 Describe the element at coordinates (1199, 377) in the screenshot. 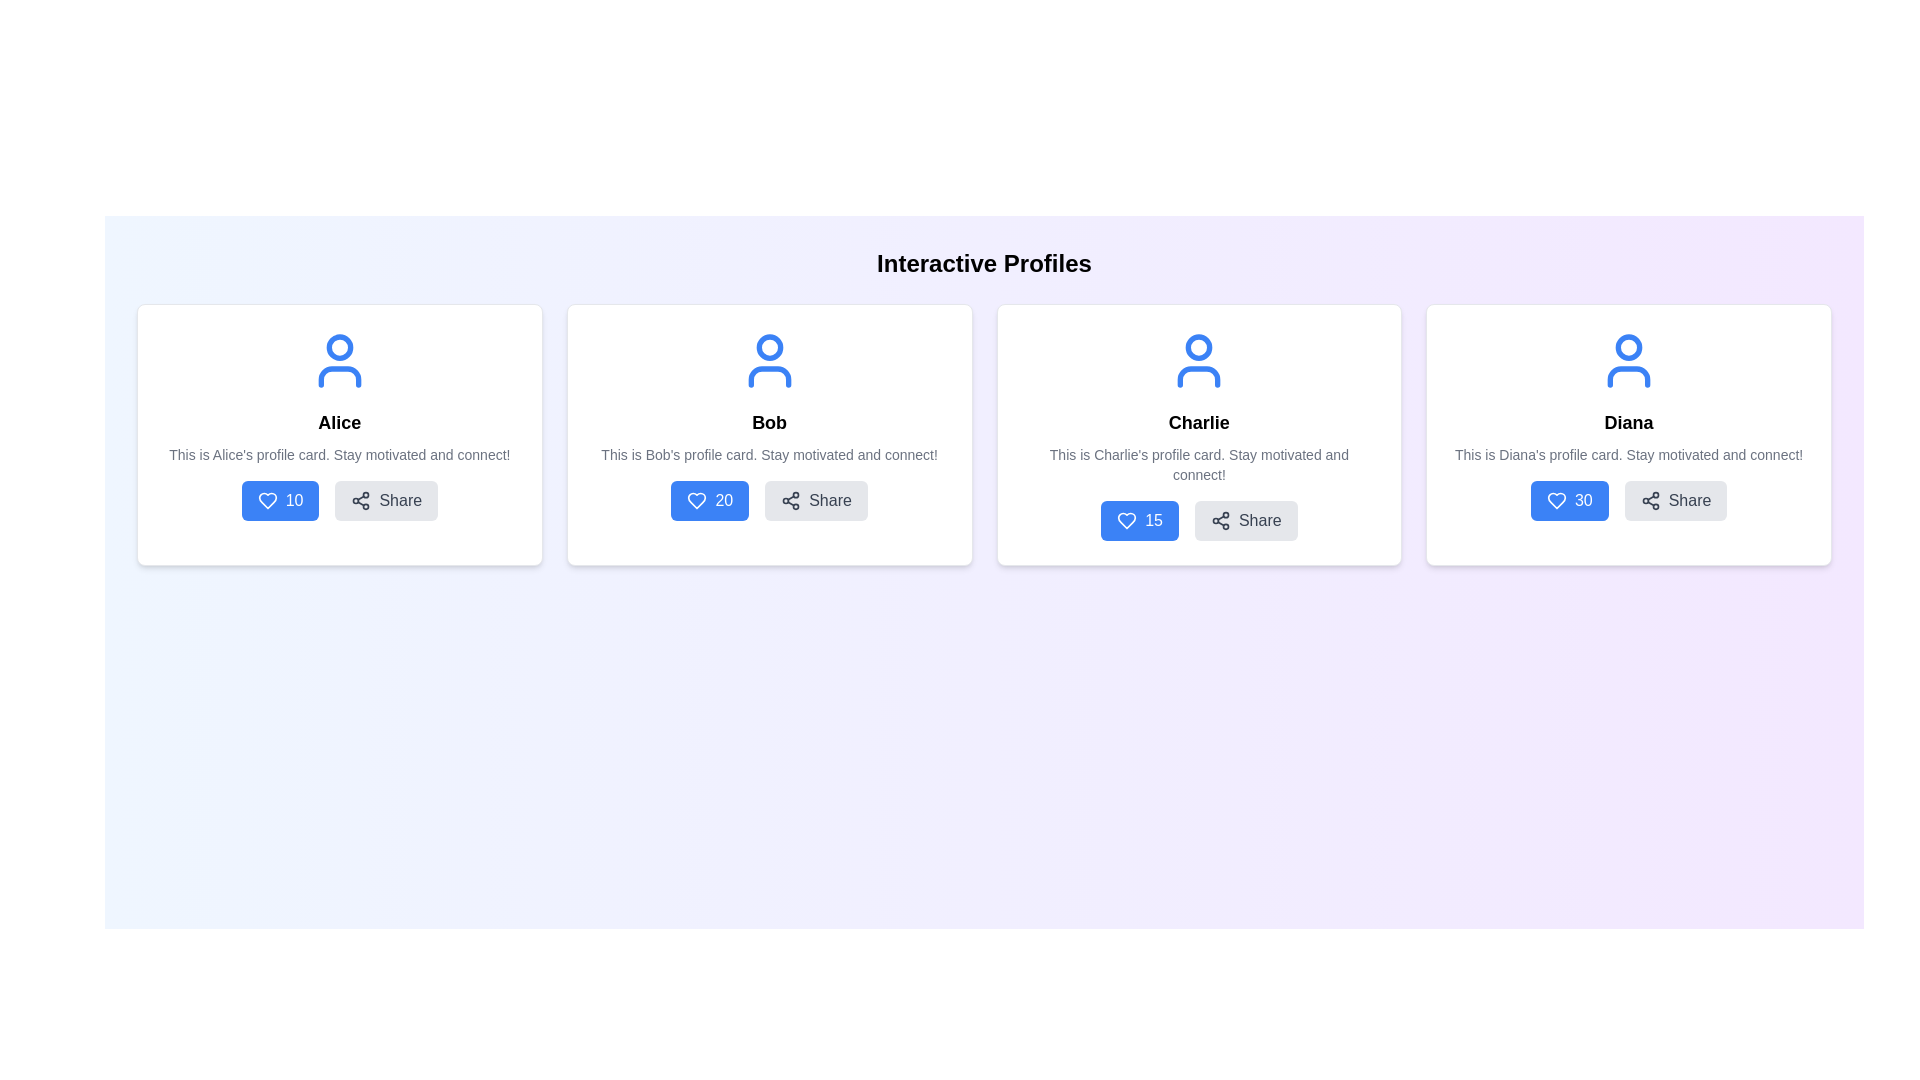

I see `the Decorative icon representing a person in the avatar icon of the profile card labeled 'Charlie'` at that location.